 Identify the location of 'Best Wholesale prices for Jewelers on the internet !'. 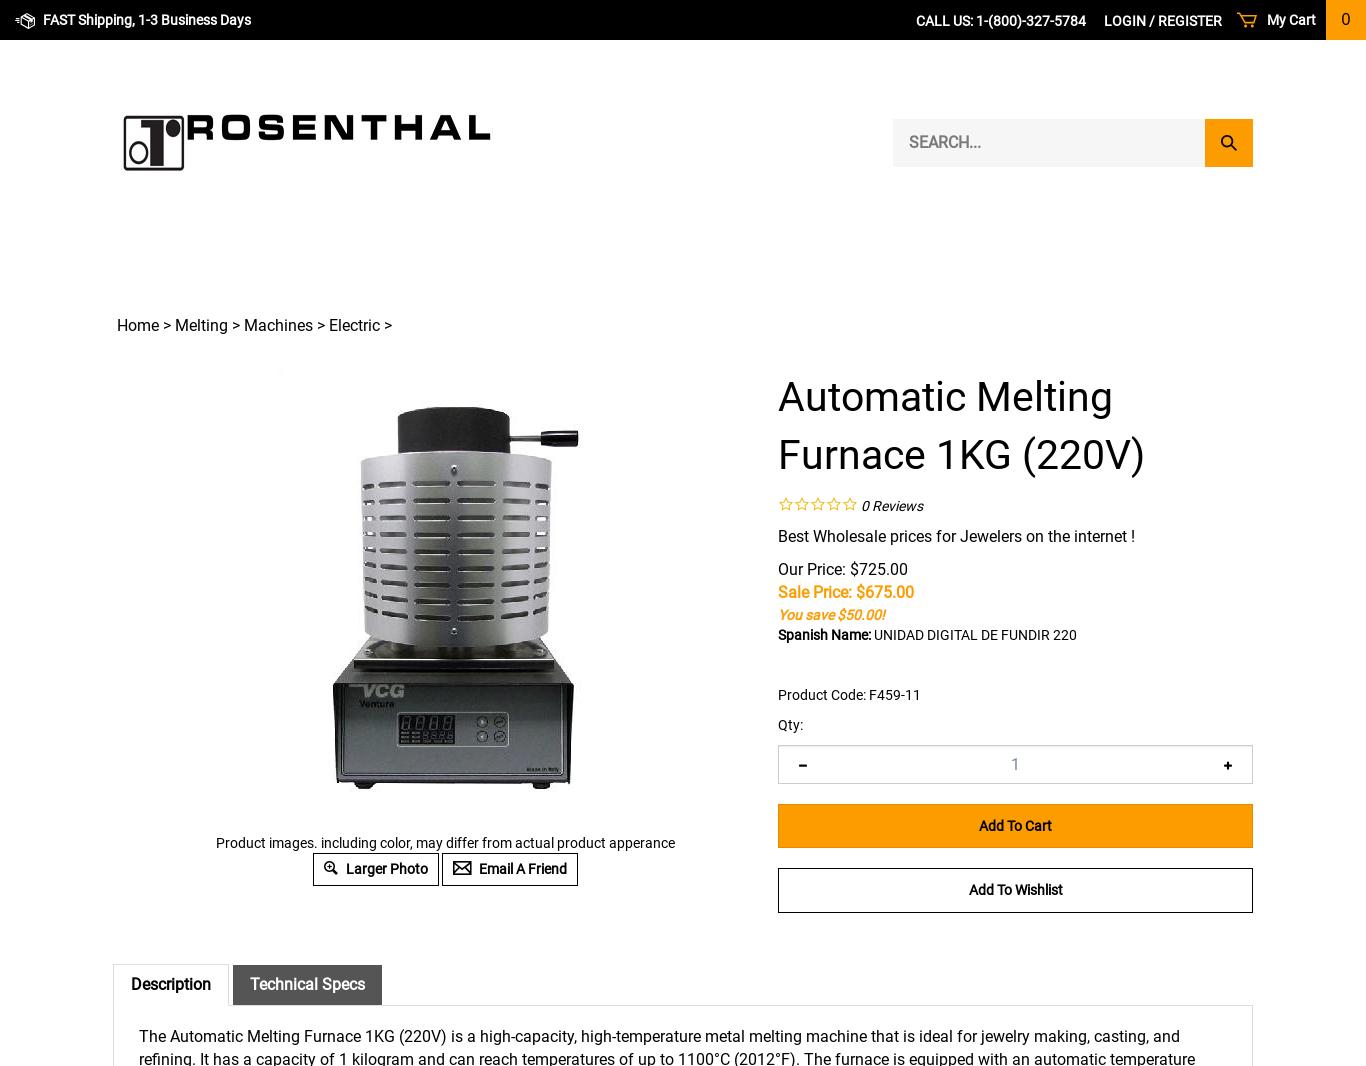
(956, 535).